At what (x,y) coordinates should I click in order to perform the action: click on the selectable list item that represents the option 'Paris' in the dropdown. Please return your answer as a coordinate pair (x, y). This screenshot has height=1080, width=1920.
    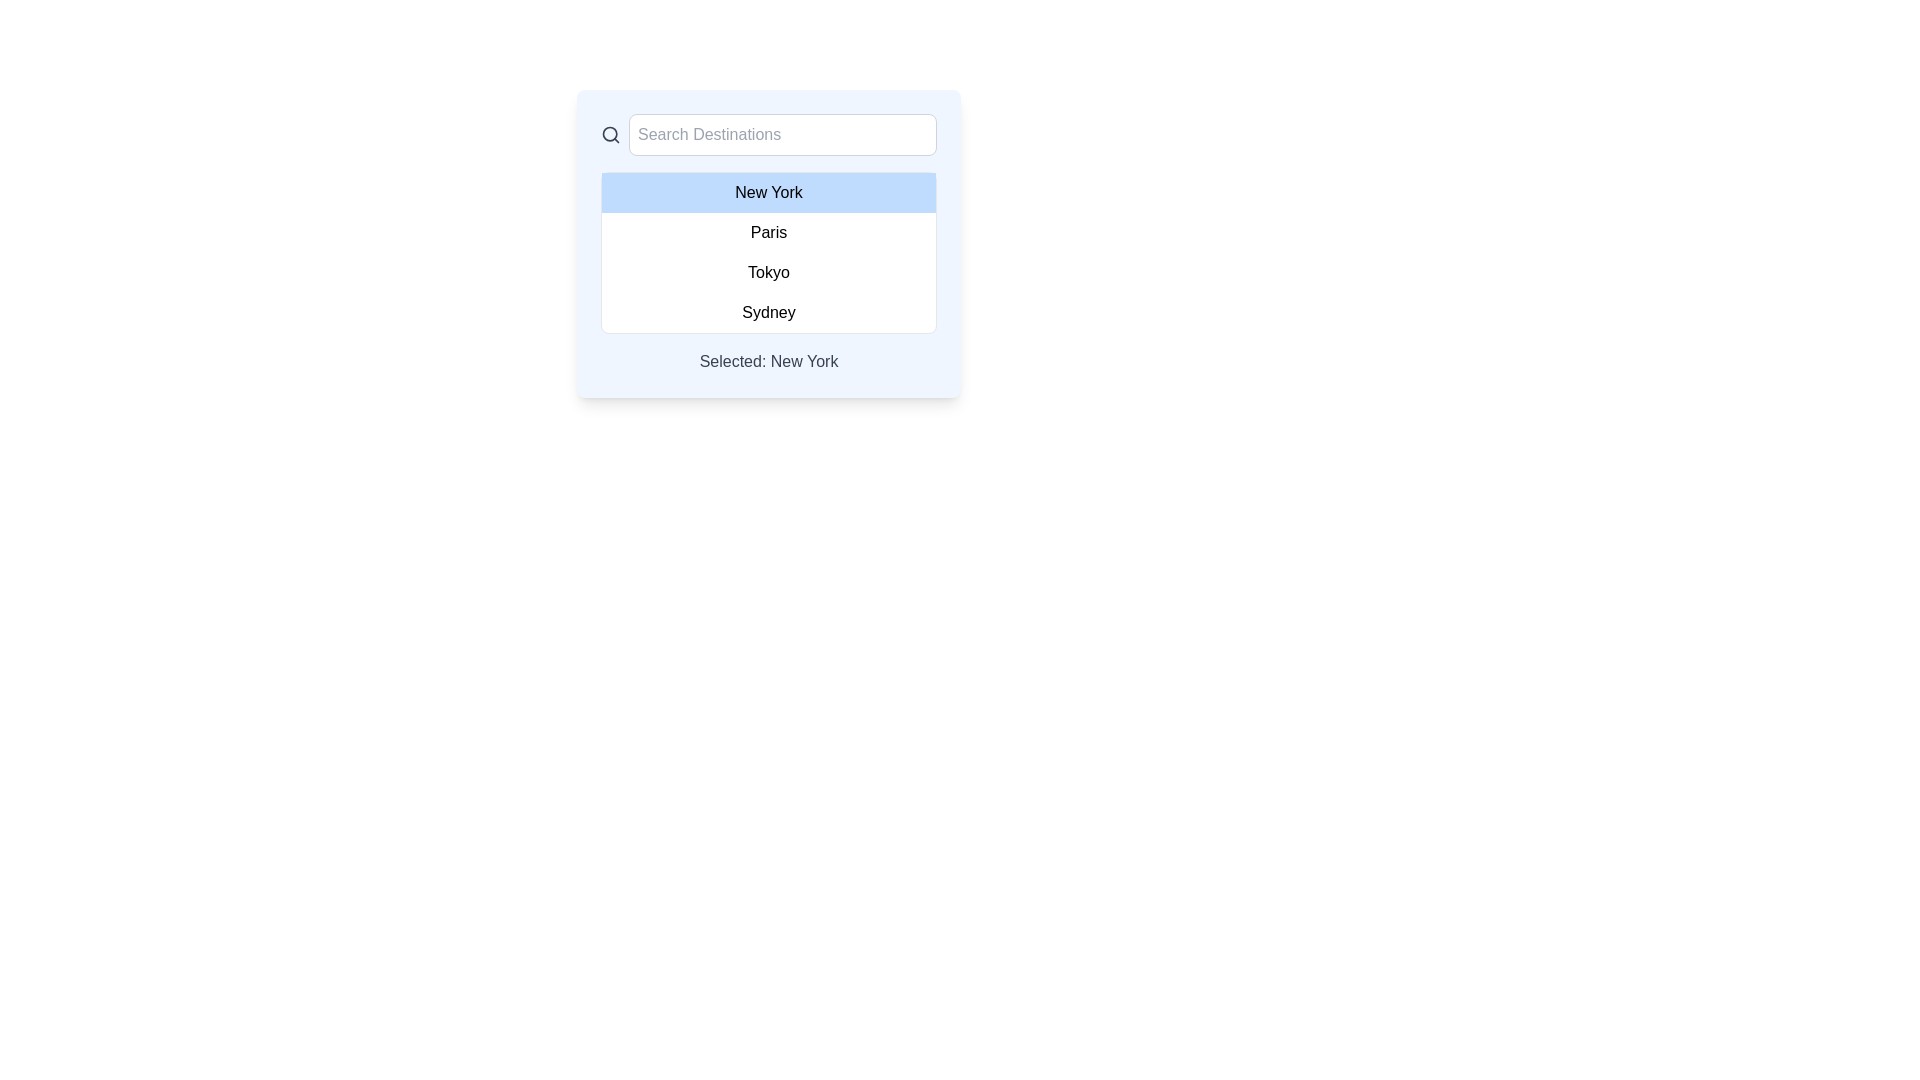
    Looking at the image, I should click on (767, 231).